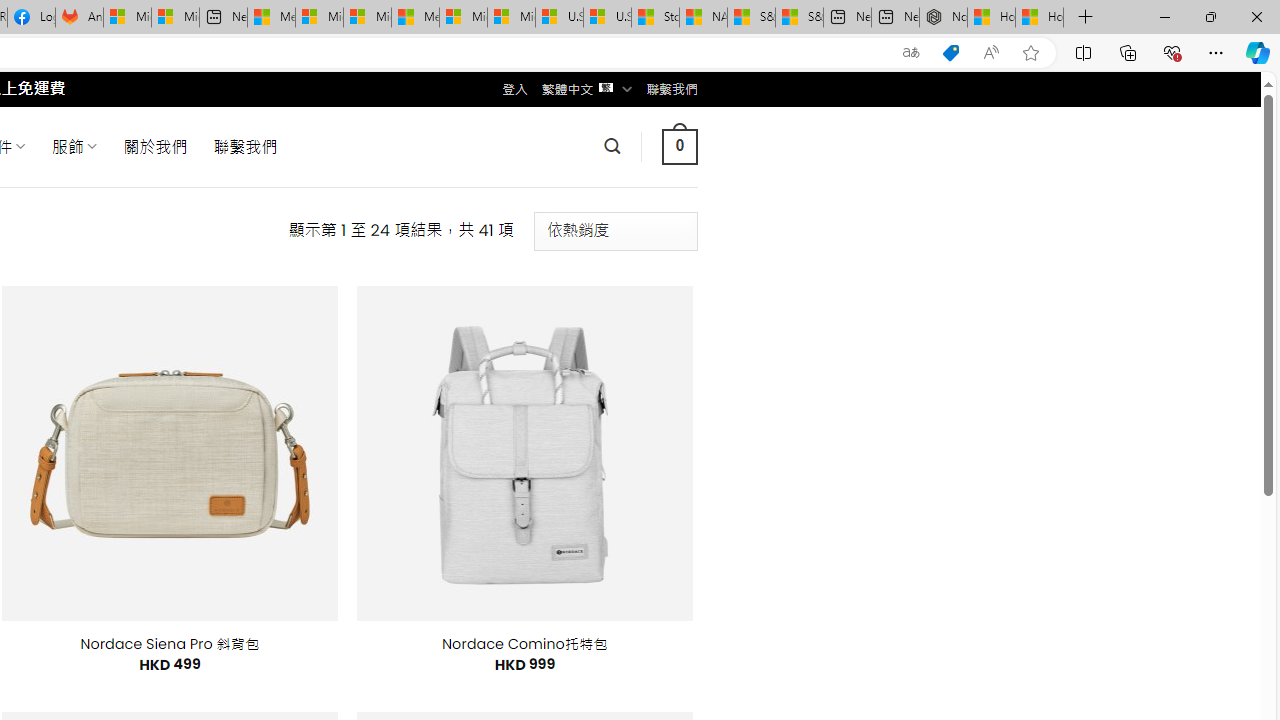  What do you see at coordinates (318, 17) in the screenshot?
I see `'Microsoft account | Privacy'` at bounding box center [318, 17].